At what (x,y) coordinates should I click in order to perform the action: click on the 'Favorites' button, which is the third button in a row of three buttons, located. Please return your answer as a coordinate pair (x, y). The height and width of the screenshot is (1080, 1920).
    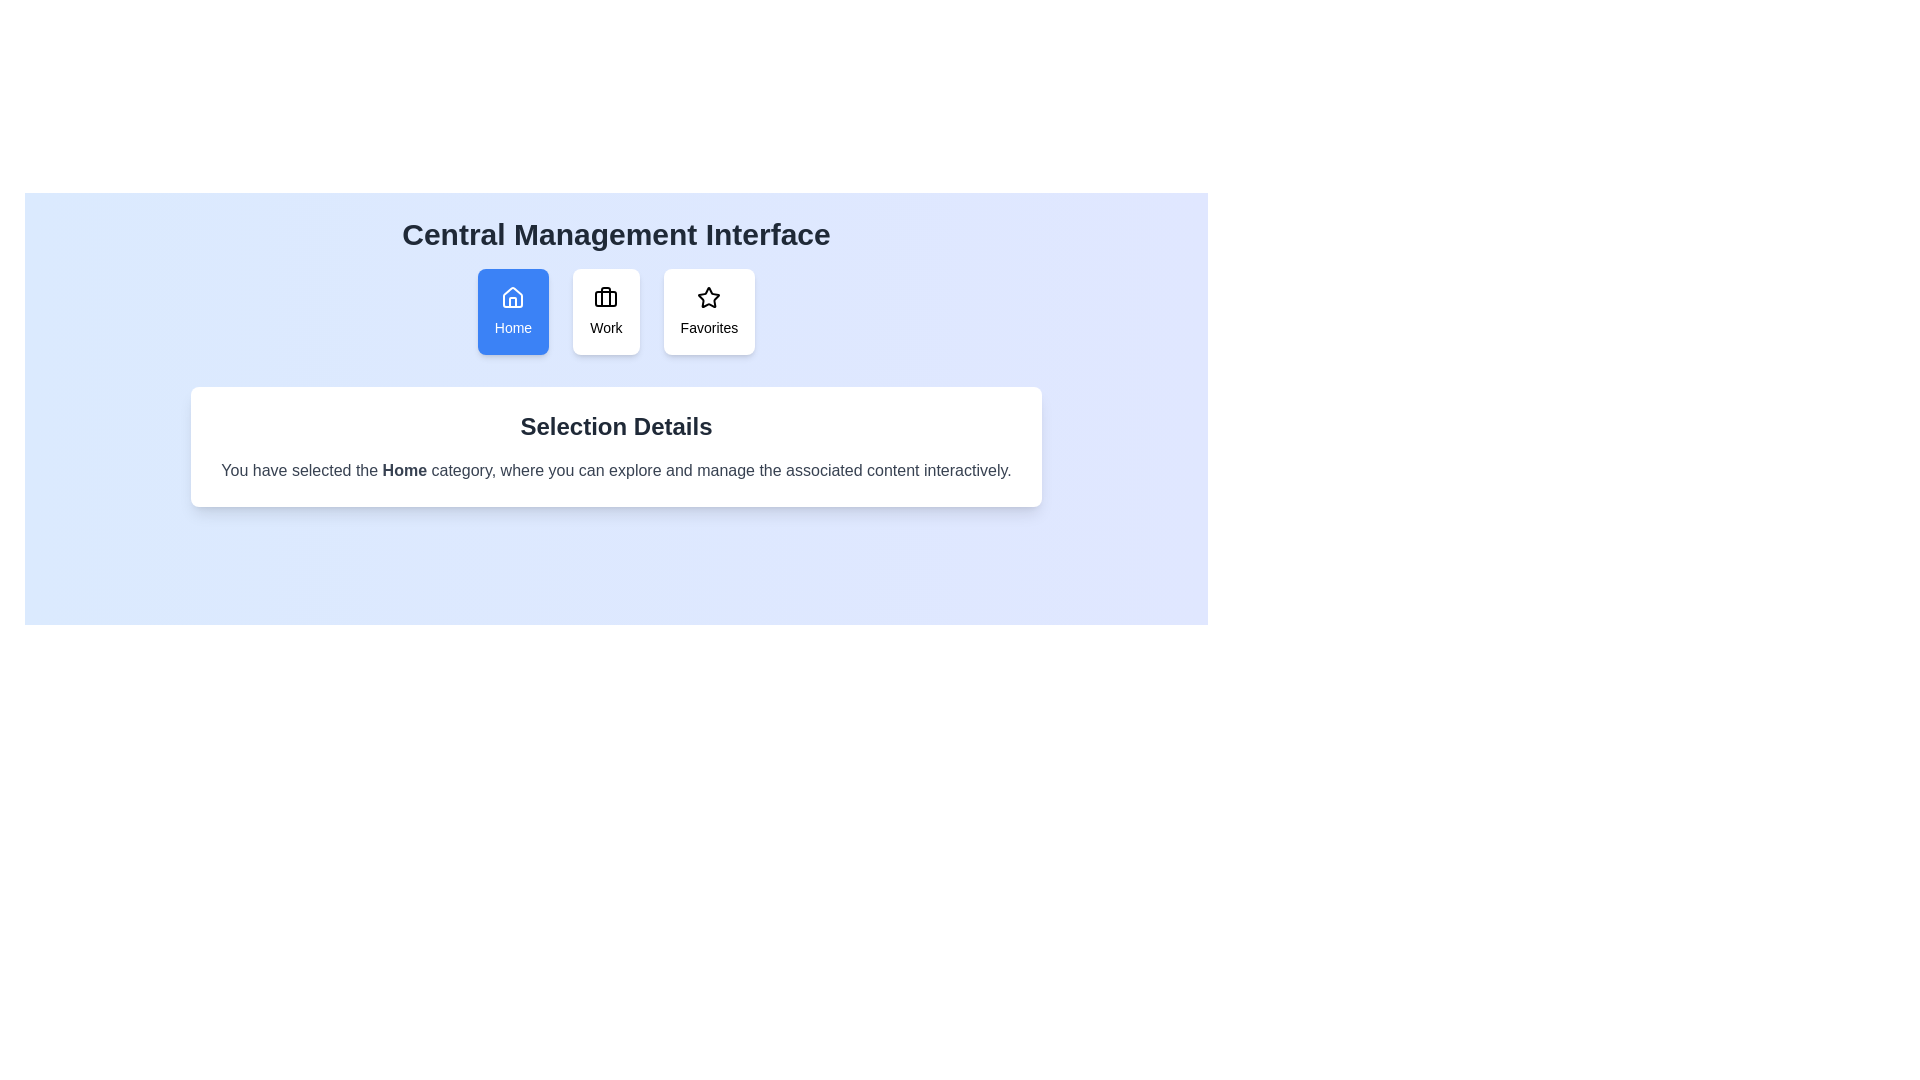
    Looking at the image, I should click on (709, 312).